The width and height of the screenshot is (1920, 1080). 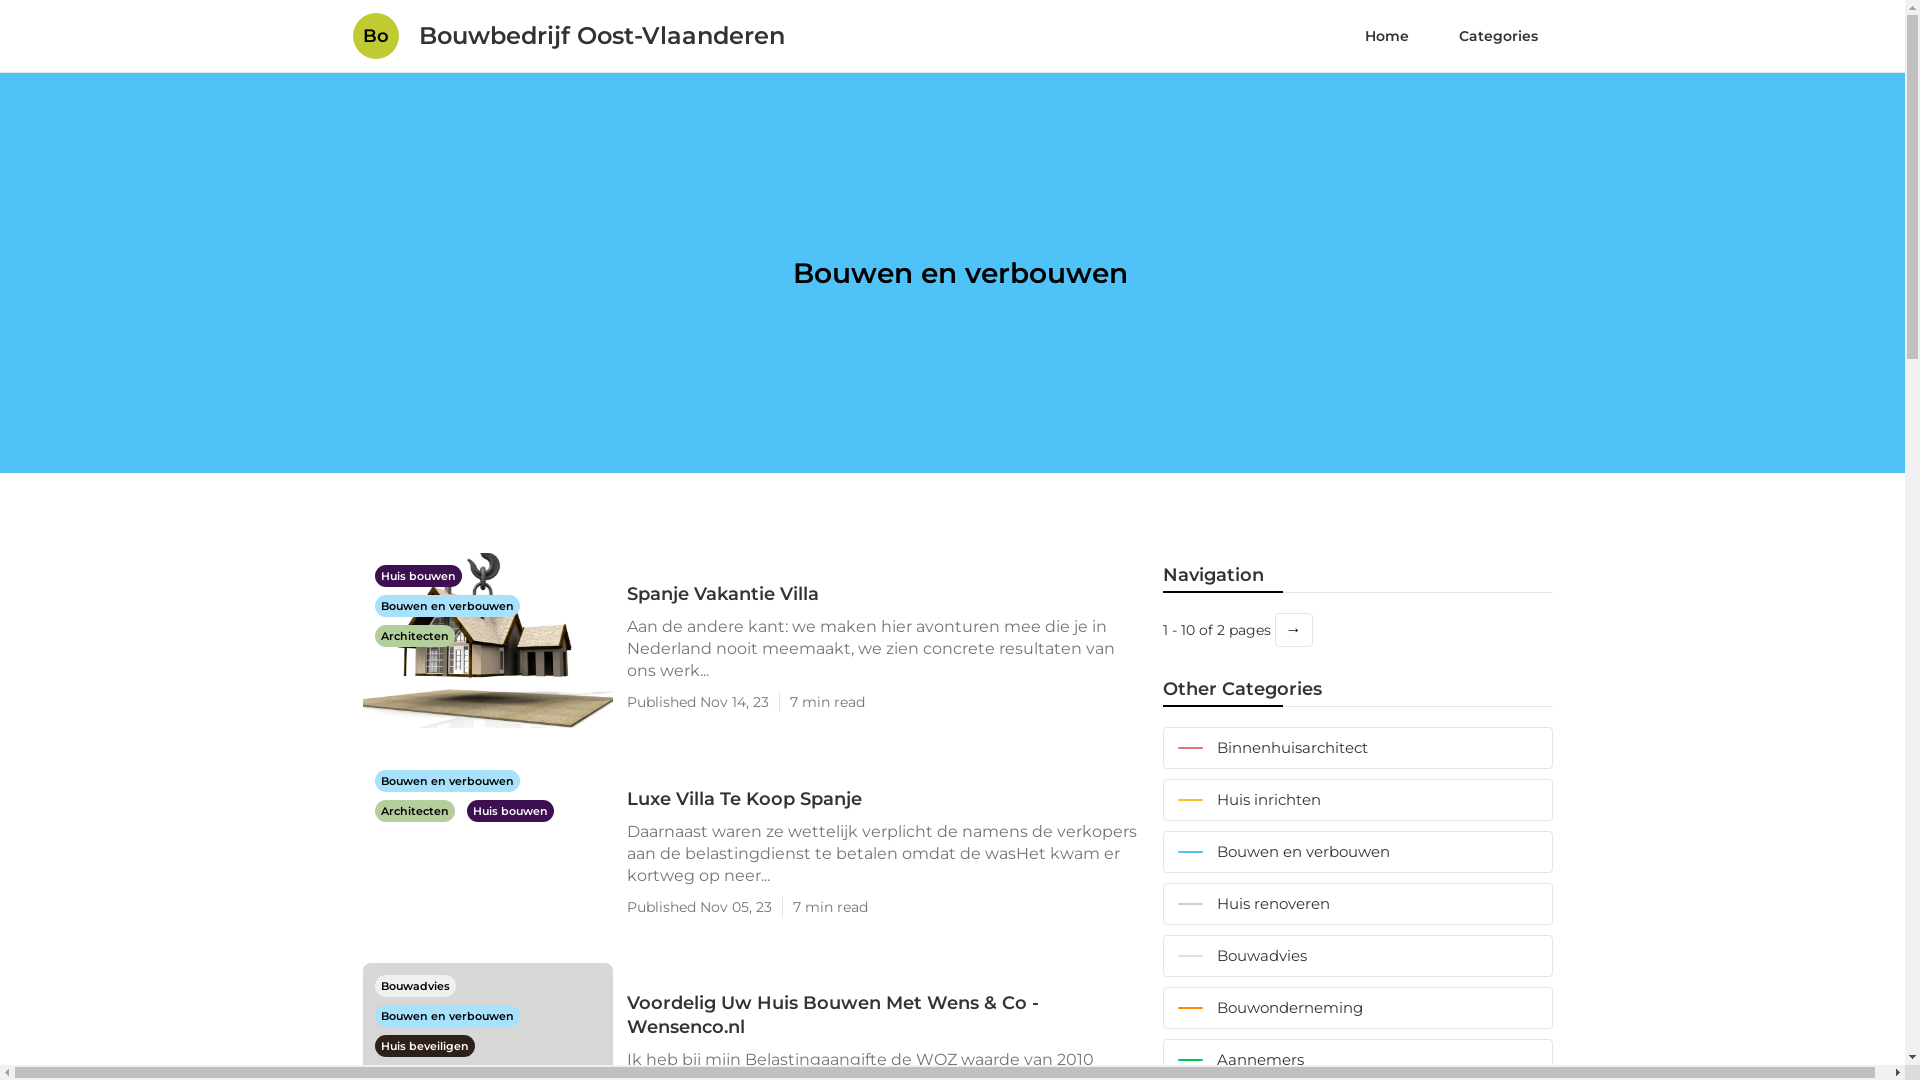 I want to click on 'Spanje Vakantie Villa', so click(x=882, y=593).